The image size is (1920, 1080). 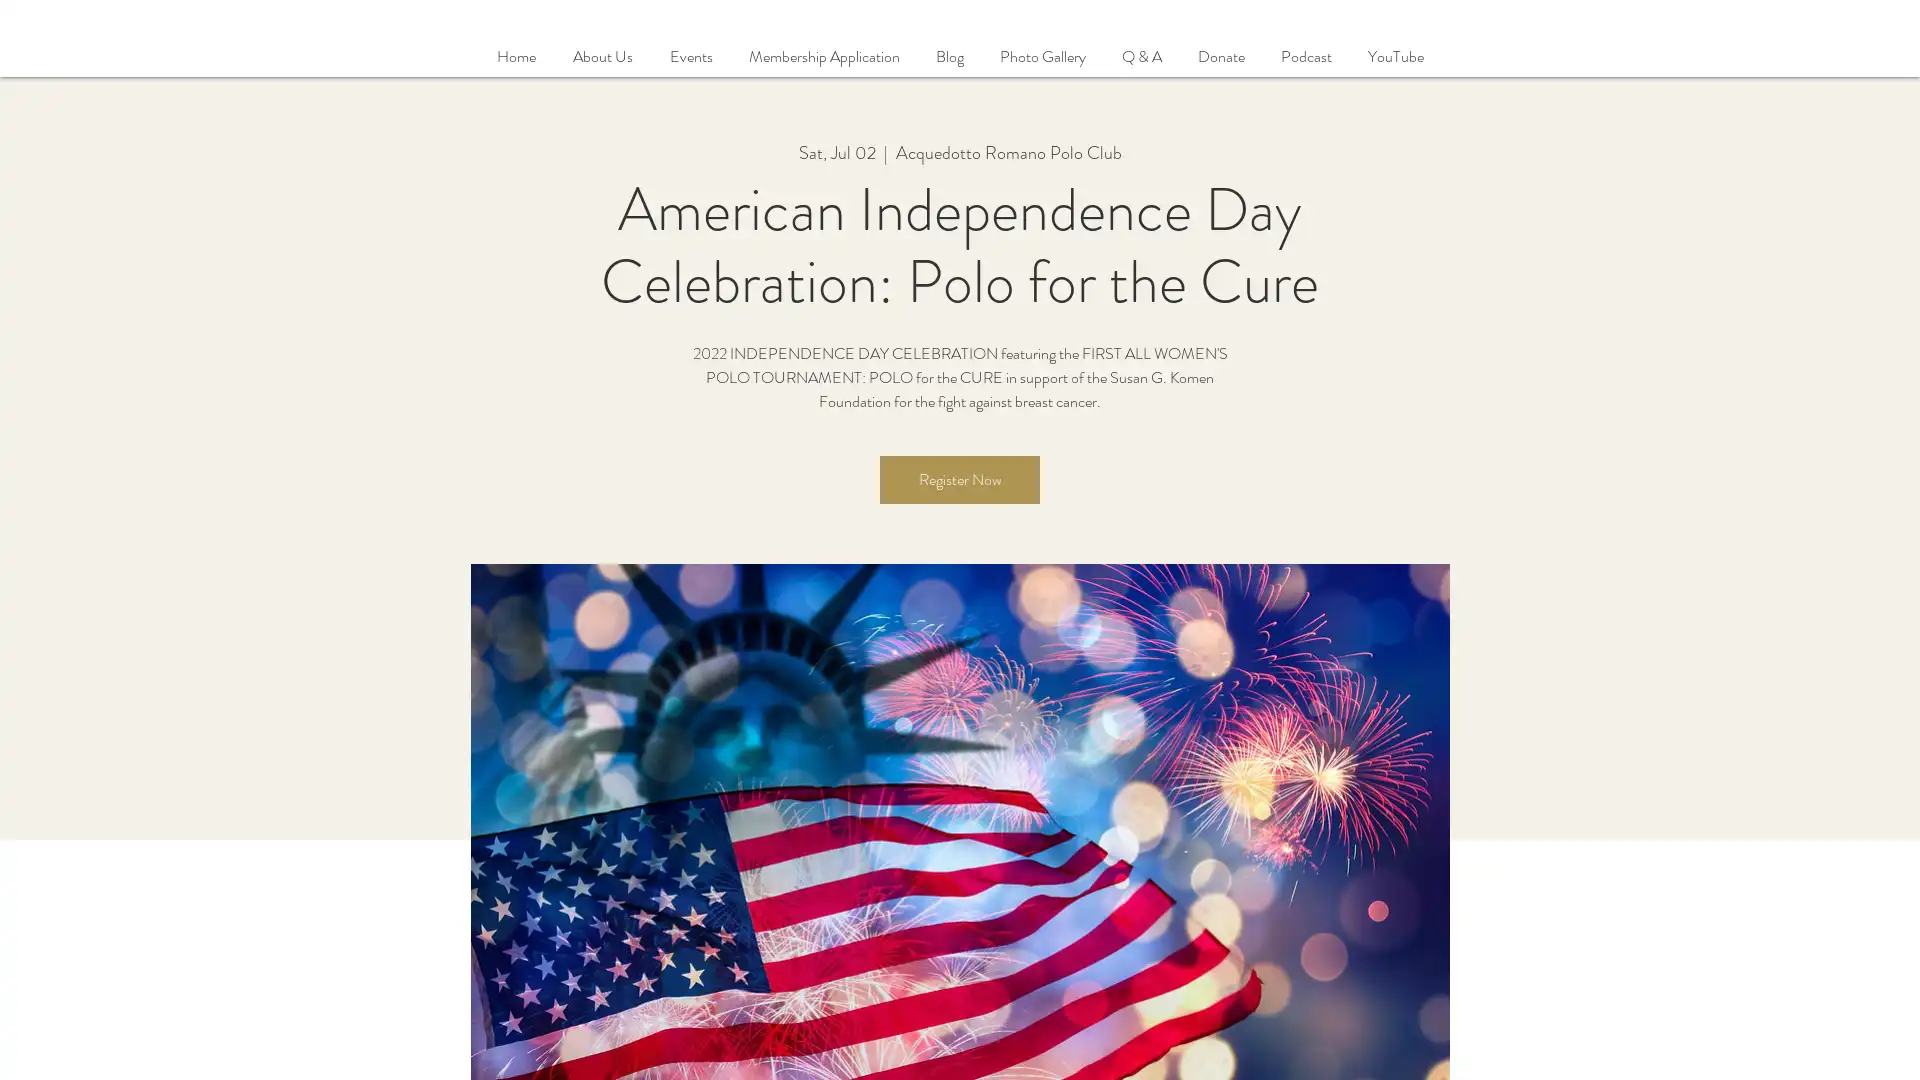 I want to click on Register Now, so click(x=960, y=479).